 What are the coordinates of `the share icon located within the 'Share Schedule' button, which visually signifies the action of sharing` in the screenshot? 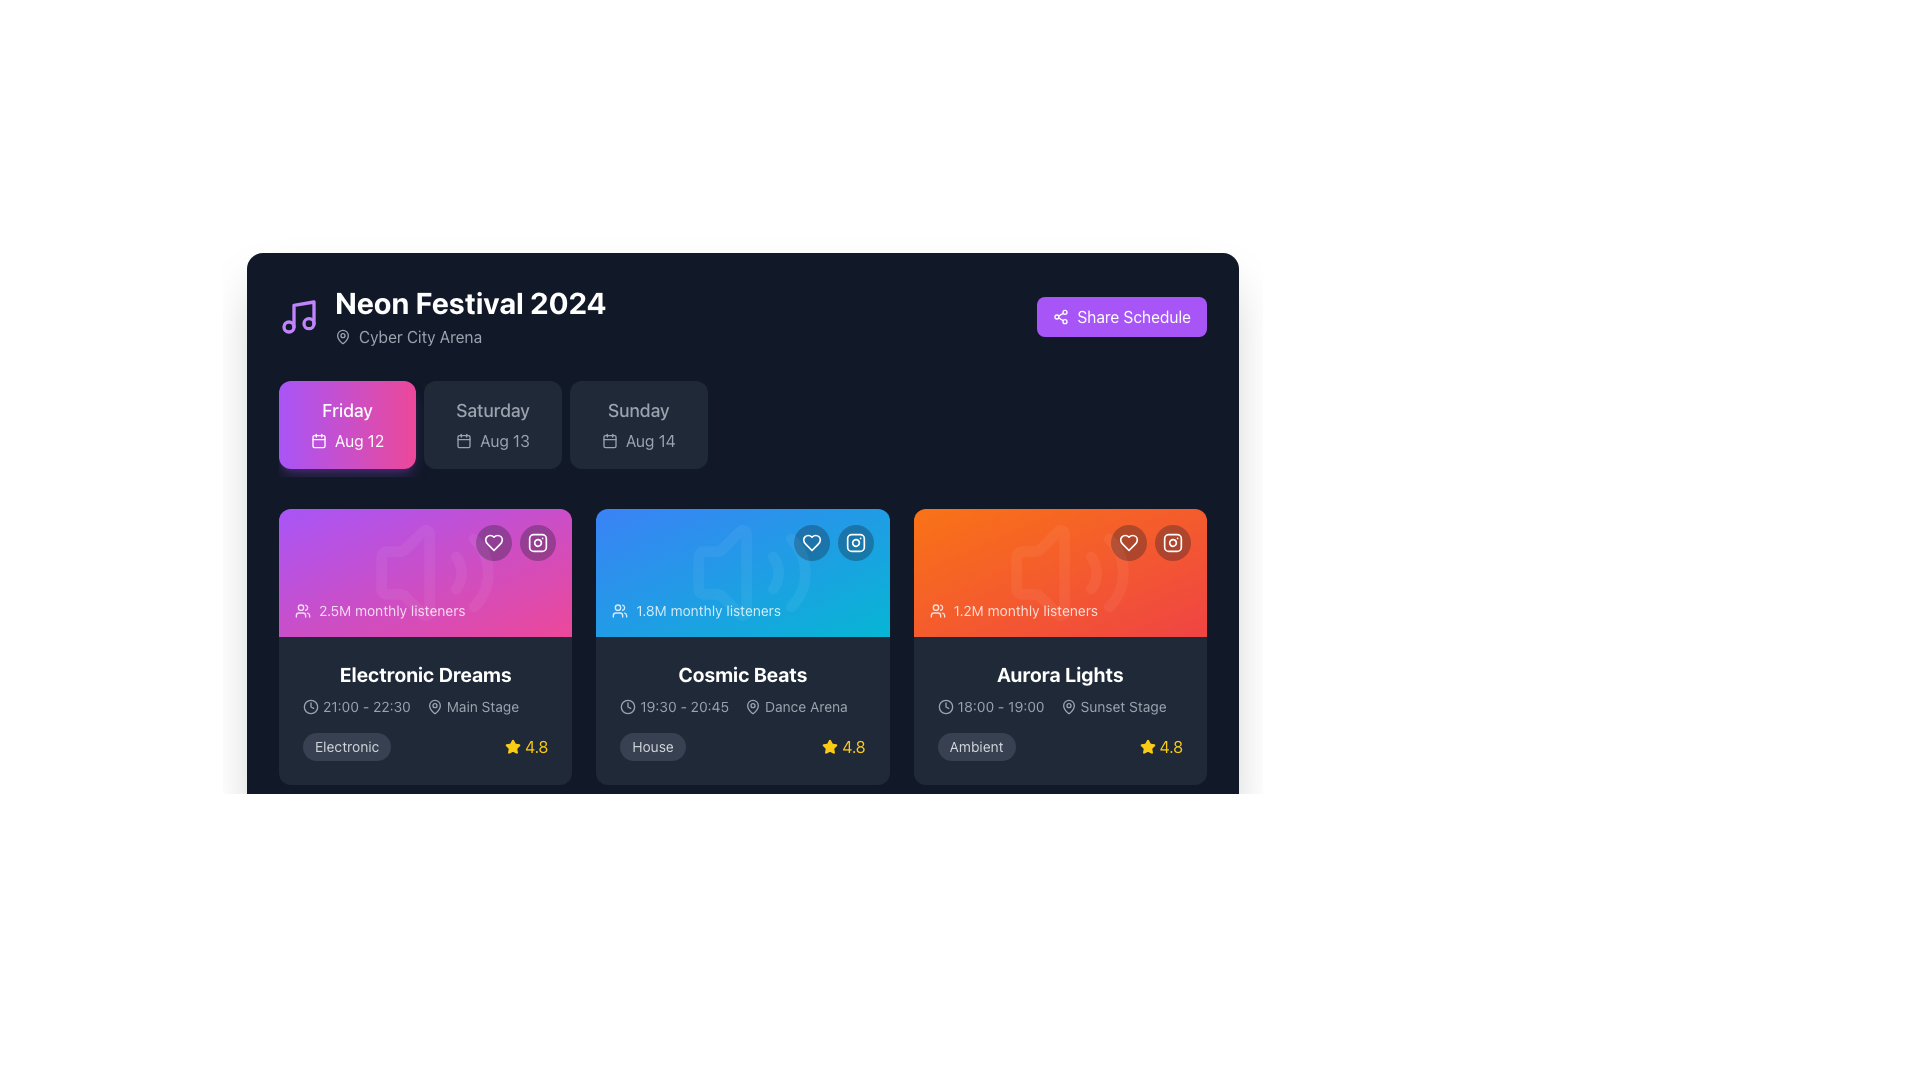 It's located at (1060, 315).